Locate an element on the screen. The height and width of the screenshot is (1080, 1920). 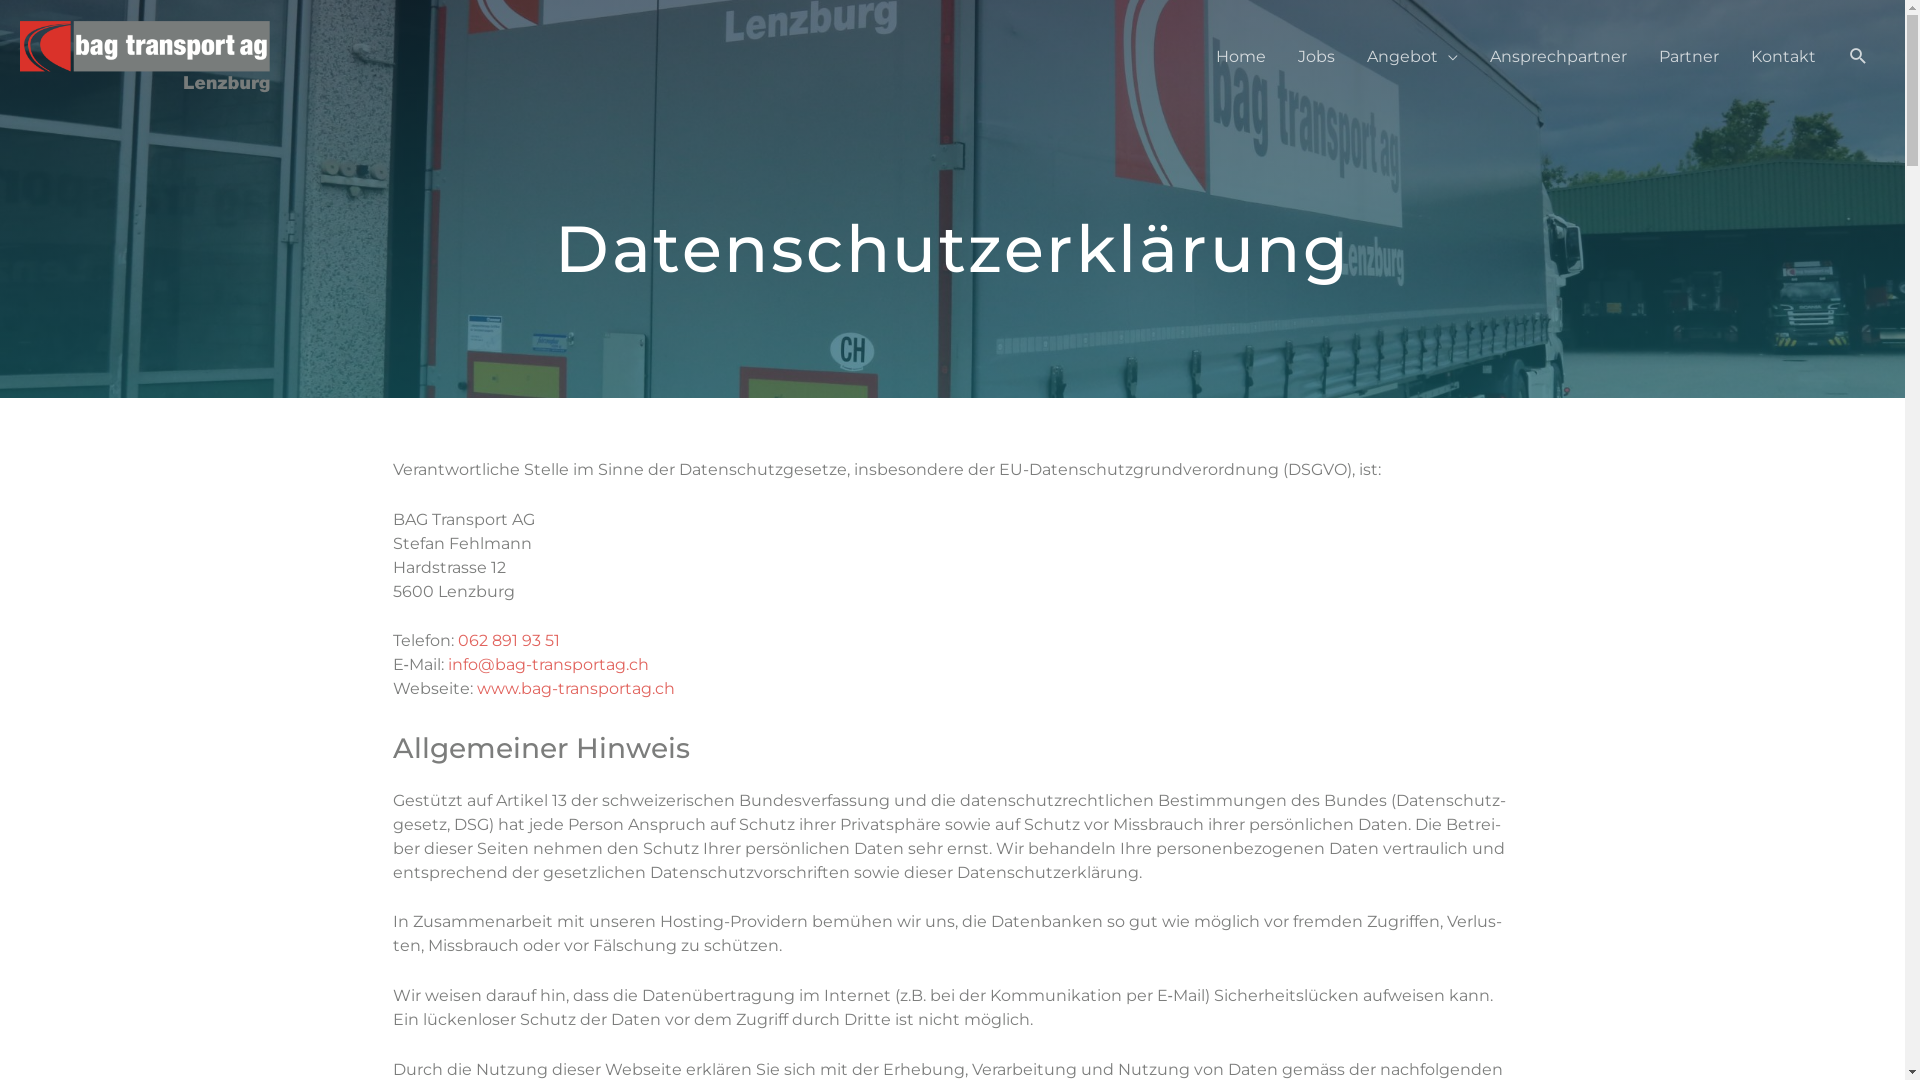
'062 891 93 51' is located at coordinates (456, 640).